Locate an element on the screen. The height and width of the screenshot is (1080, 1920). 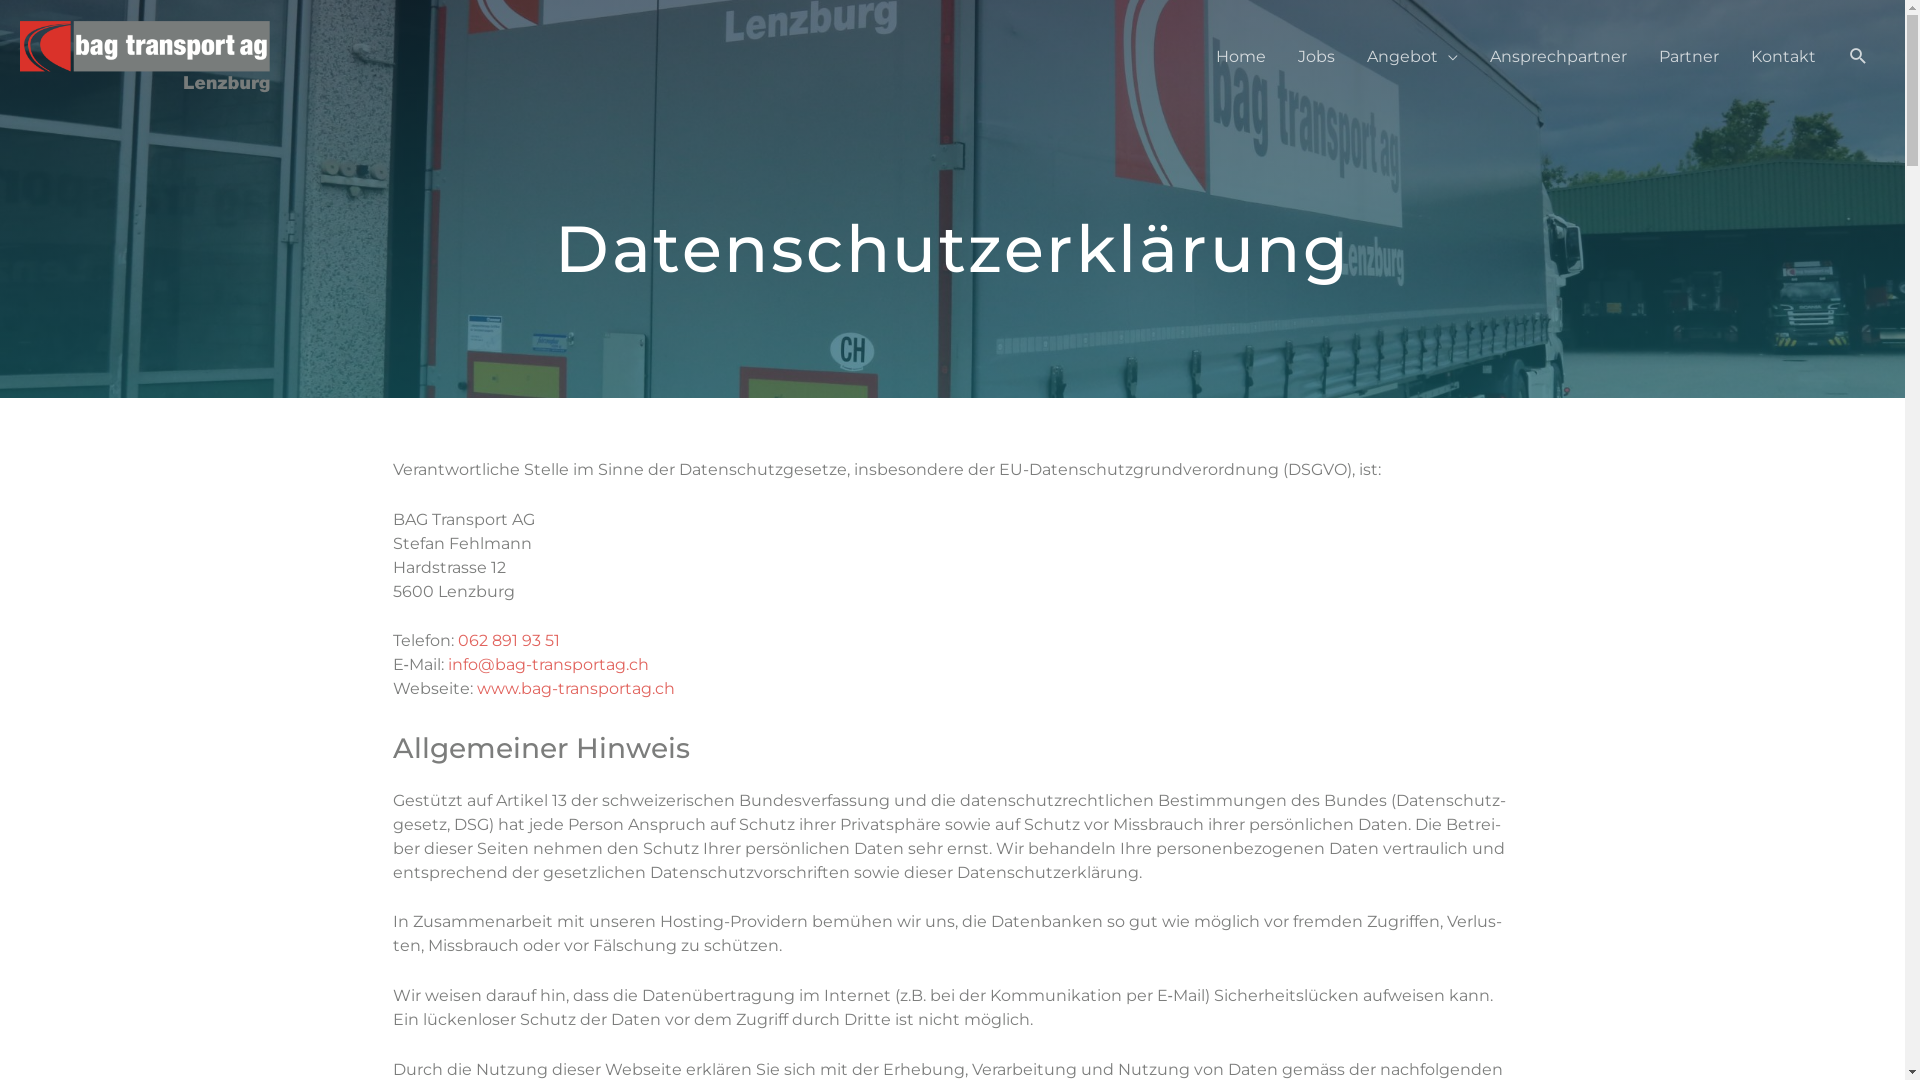
'062 891 93 51' is located at coordinates (456, 640).